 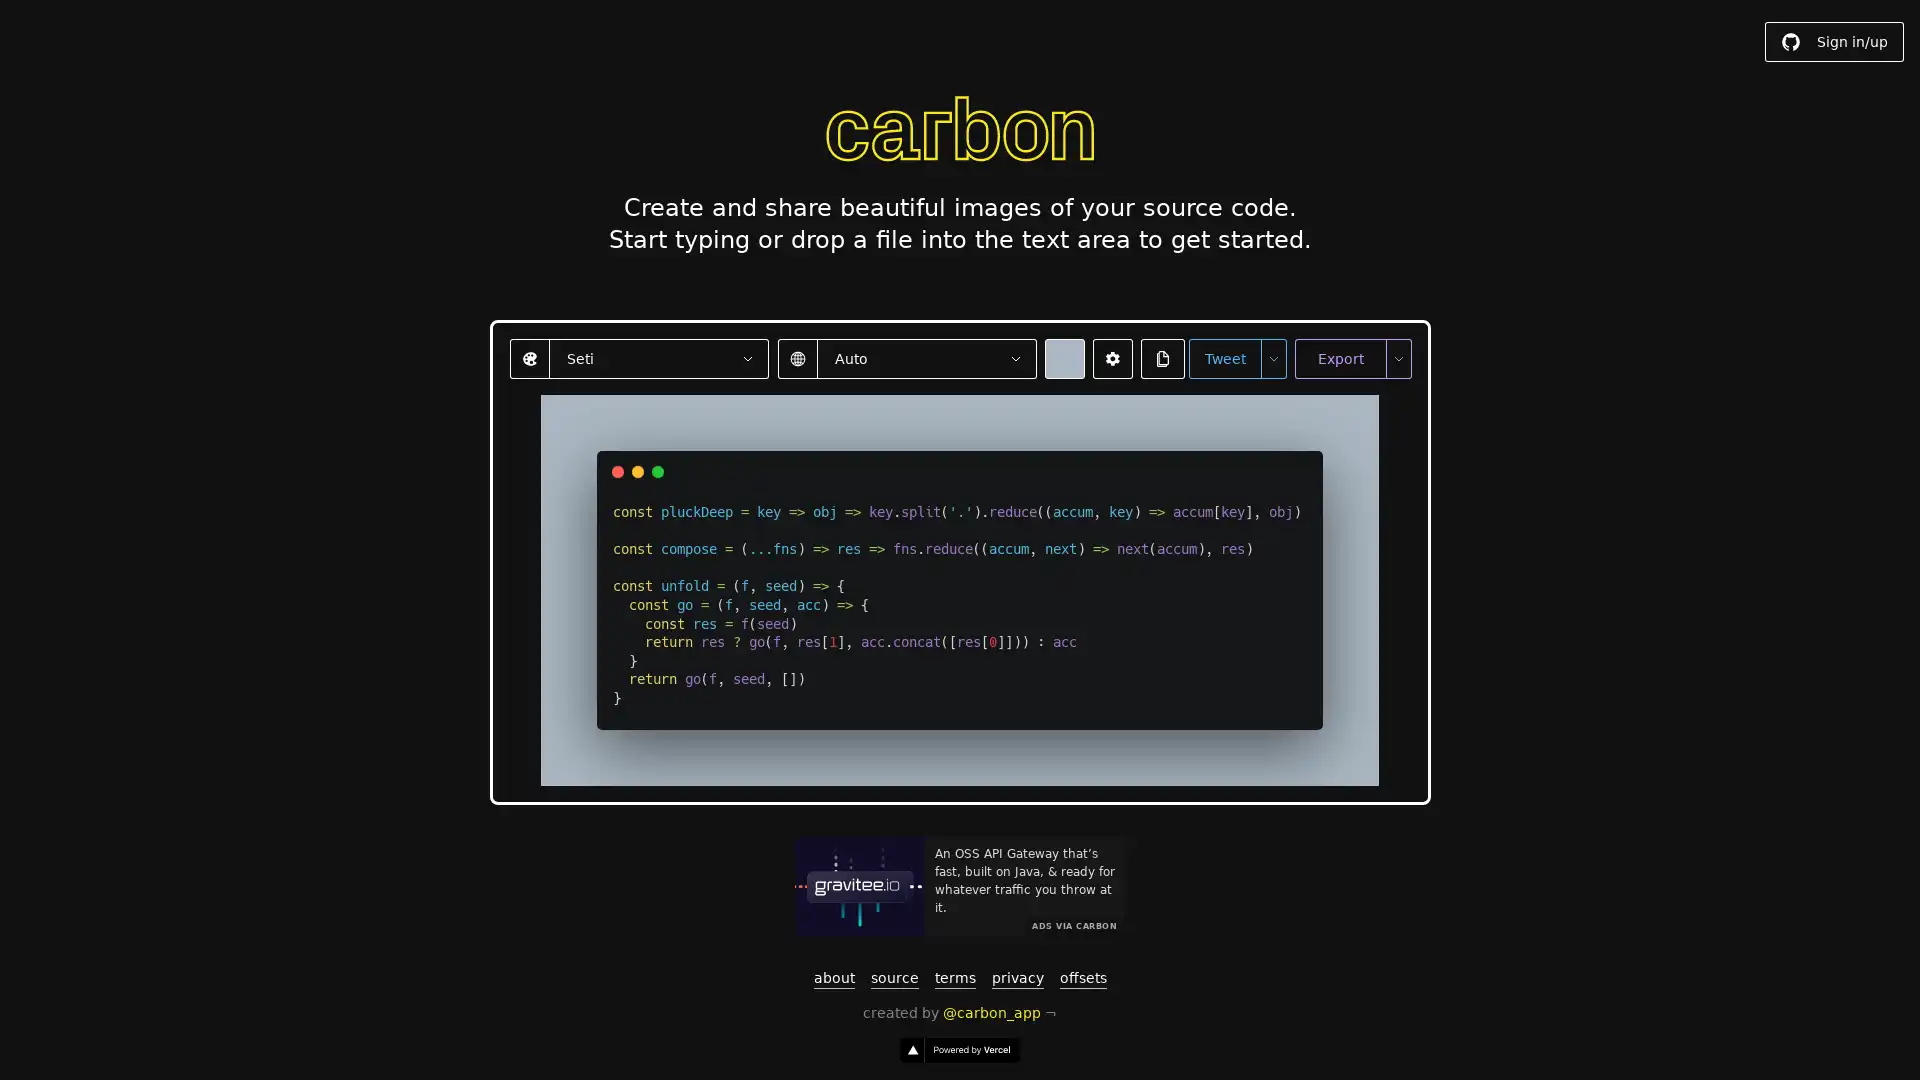 What do you see at coordinates (1396, 357) in the screenshot?
I see `Export menu dropdown` at bounding box center [1396, 357].